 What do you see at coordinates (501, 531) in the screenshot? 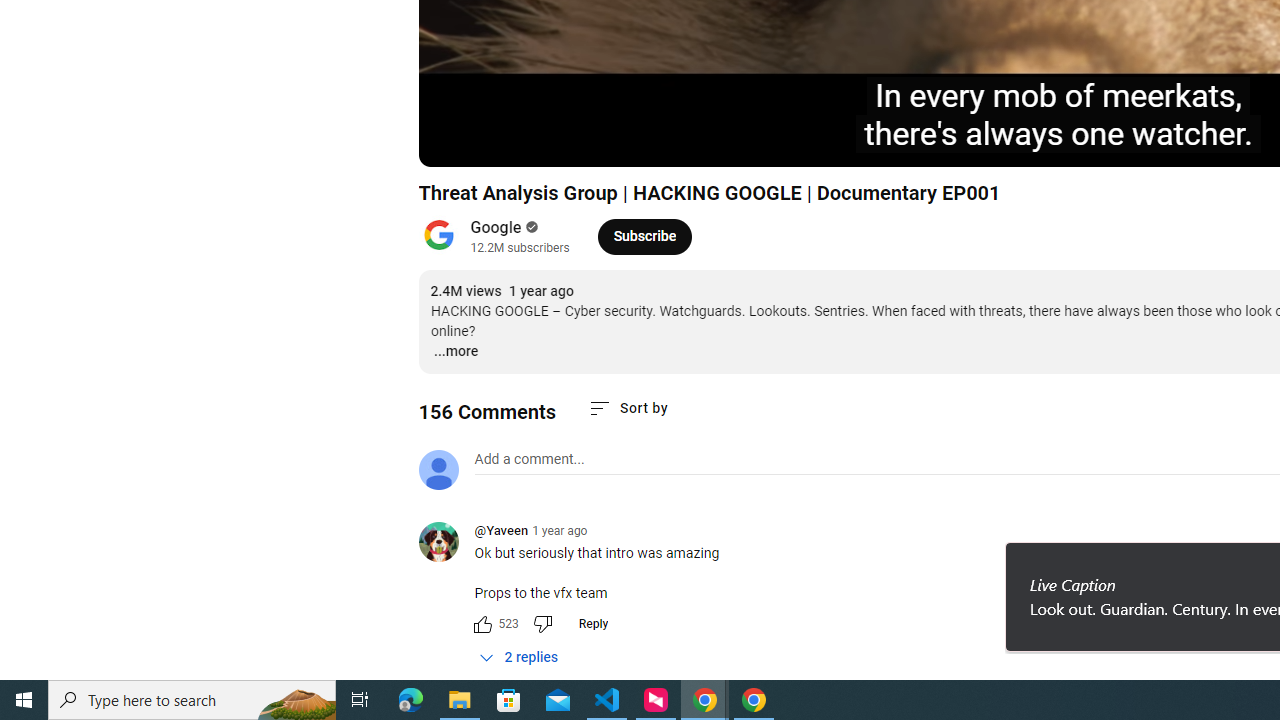
I see `'@Yaveen'` at bounding box center [501, 531].